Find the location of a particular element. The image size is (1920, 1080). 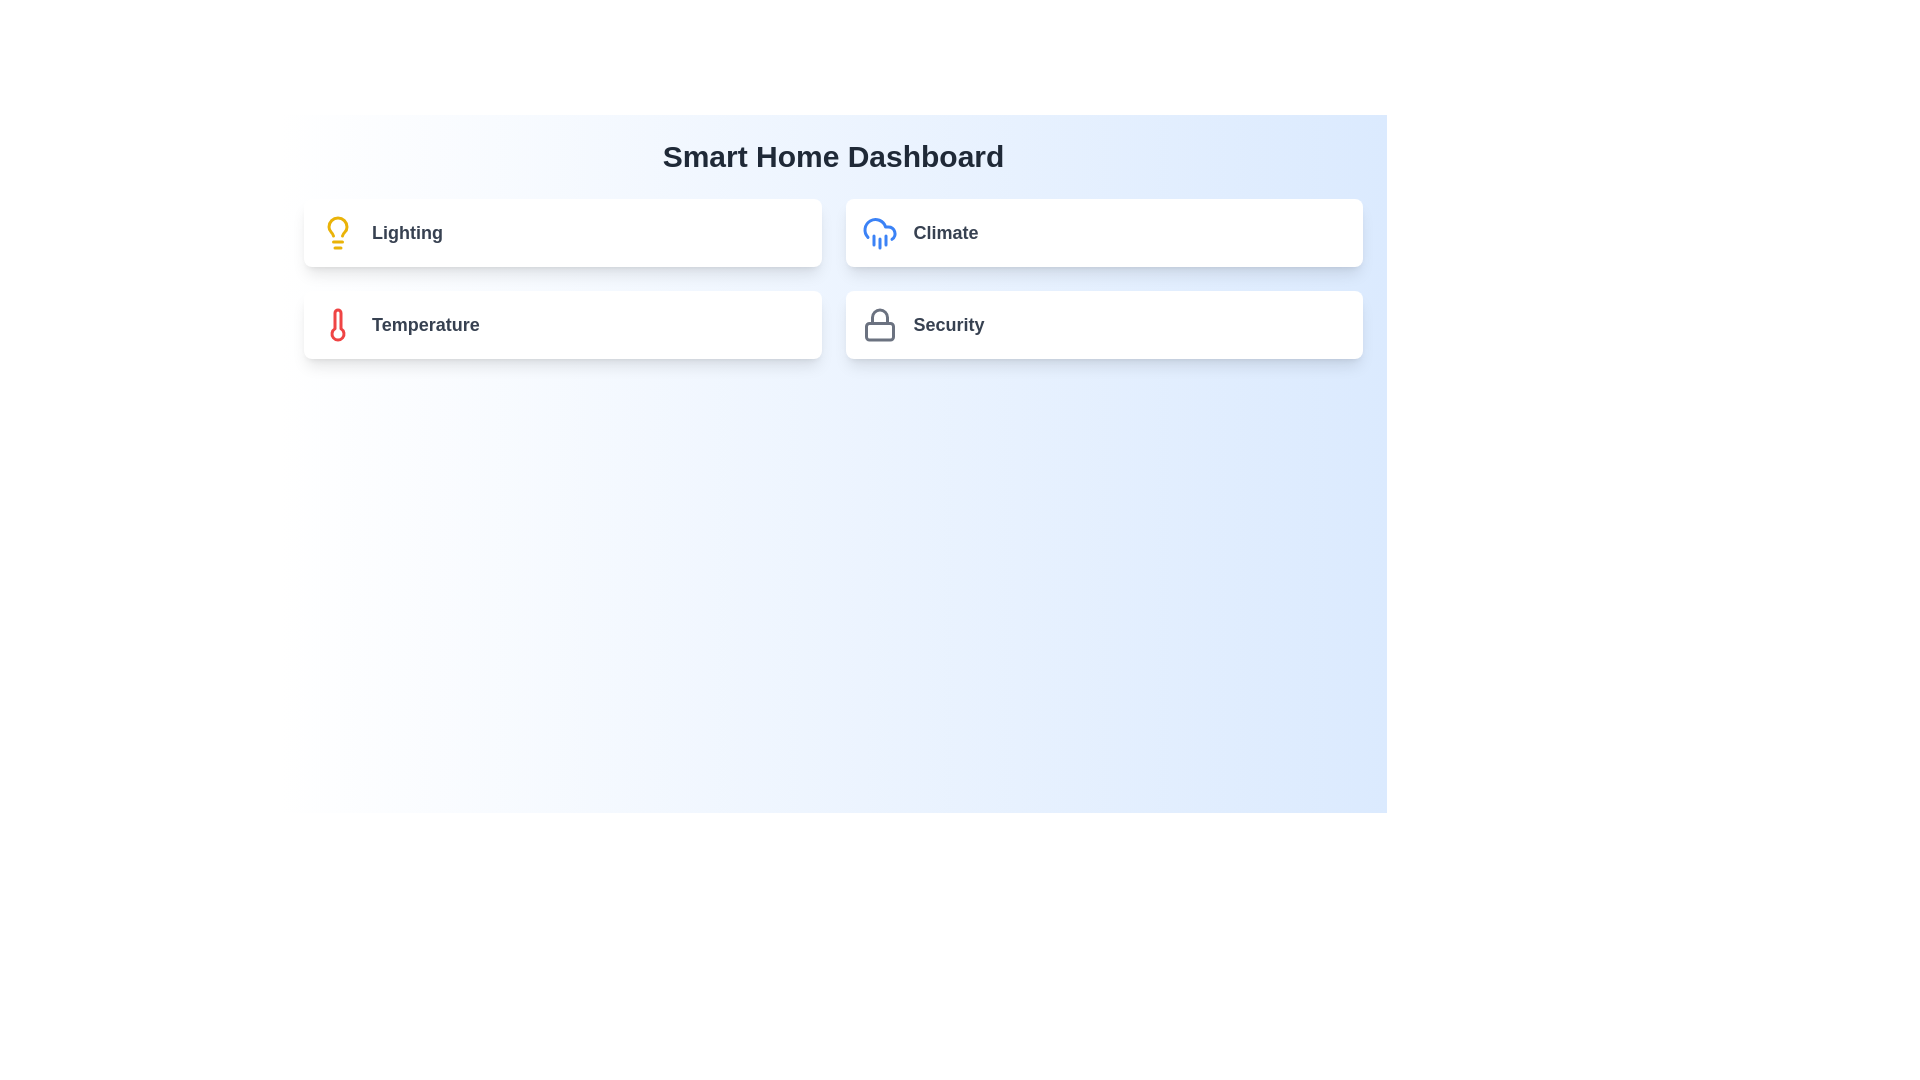

the lighting icon in the top-left corner of the 'Lighting' card that symbolizes lighting features is located at coordinates (337, 231).